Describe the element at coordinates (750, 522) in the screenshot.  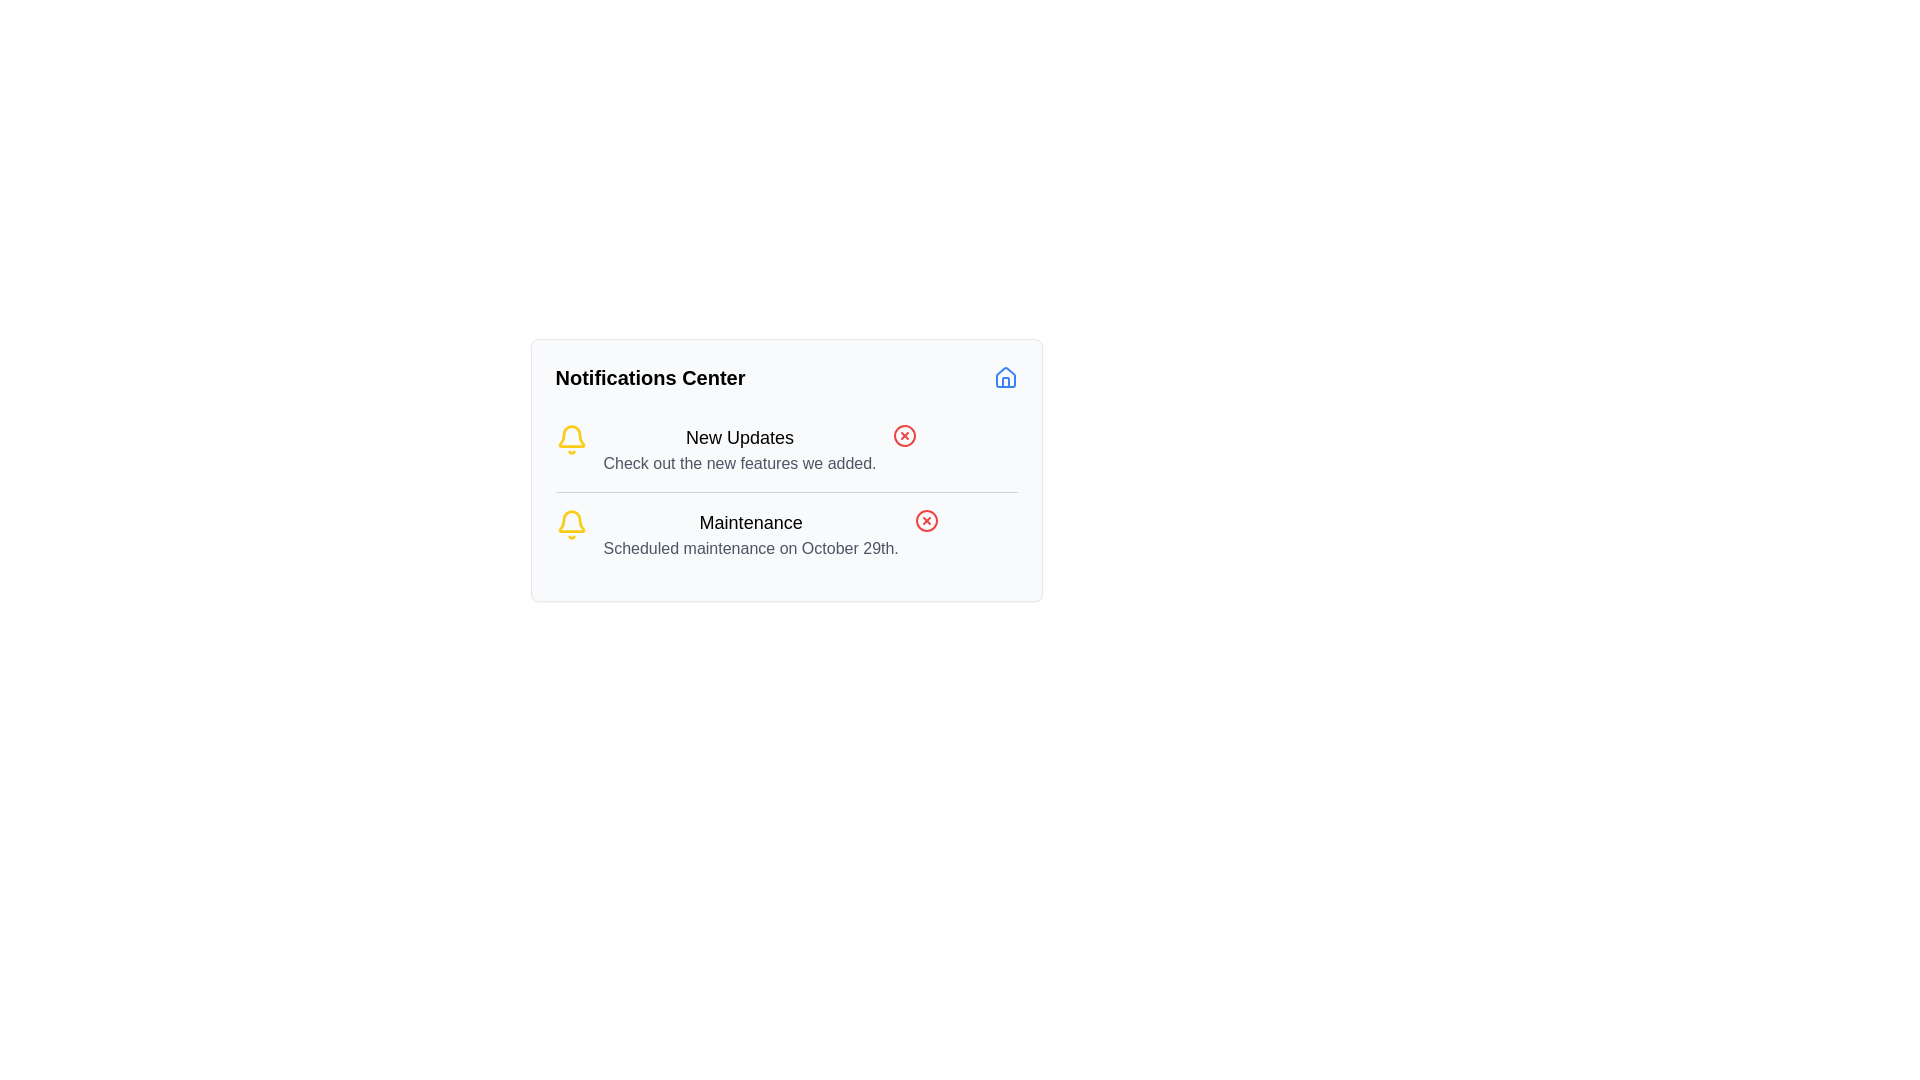
I see `the static text that serves as the title for the maintenance notification located in the second notification box of the Notifications Center` at that location.